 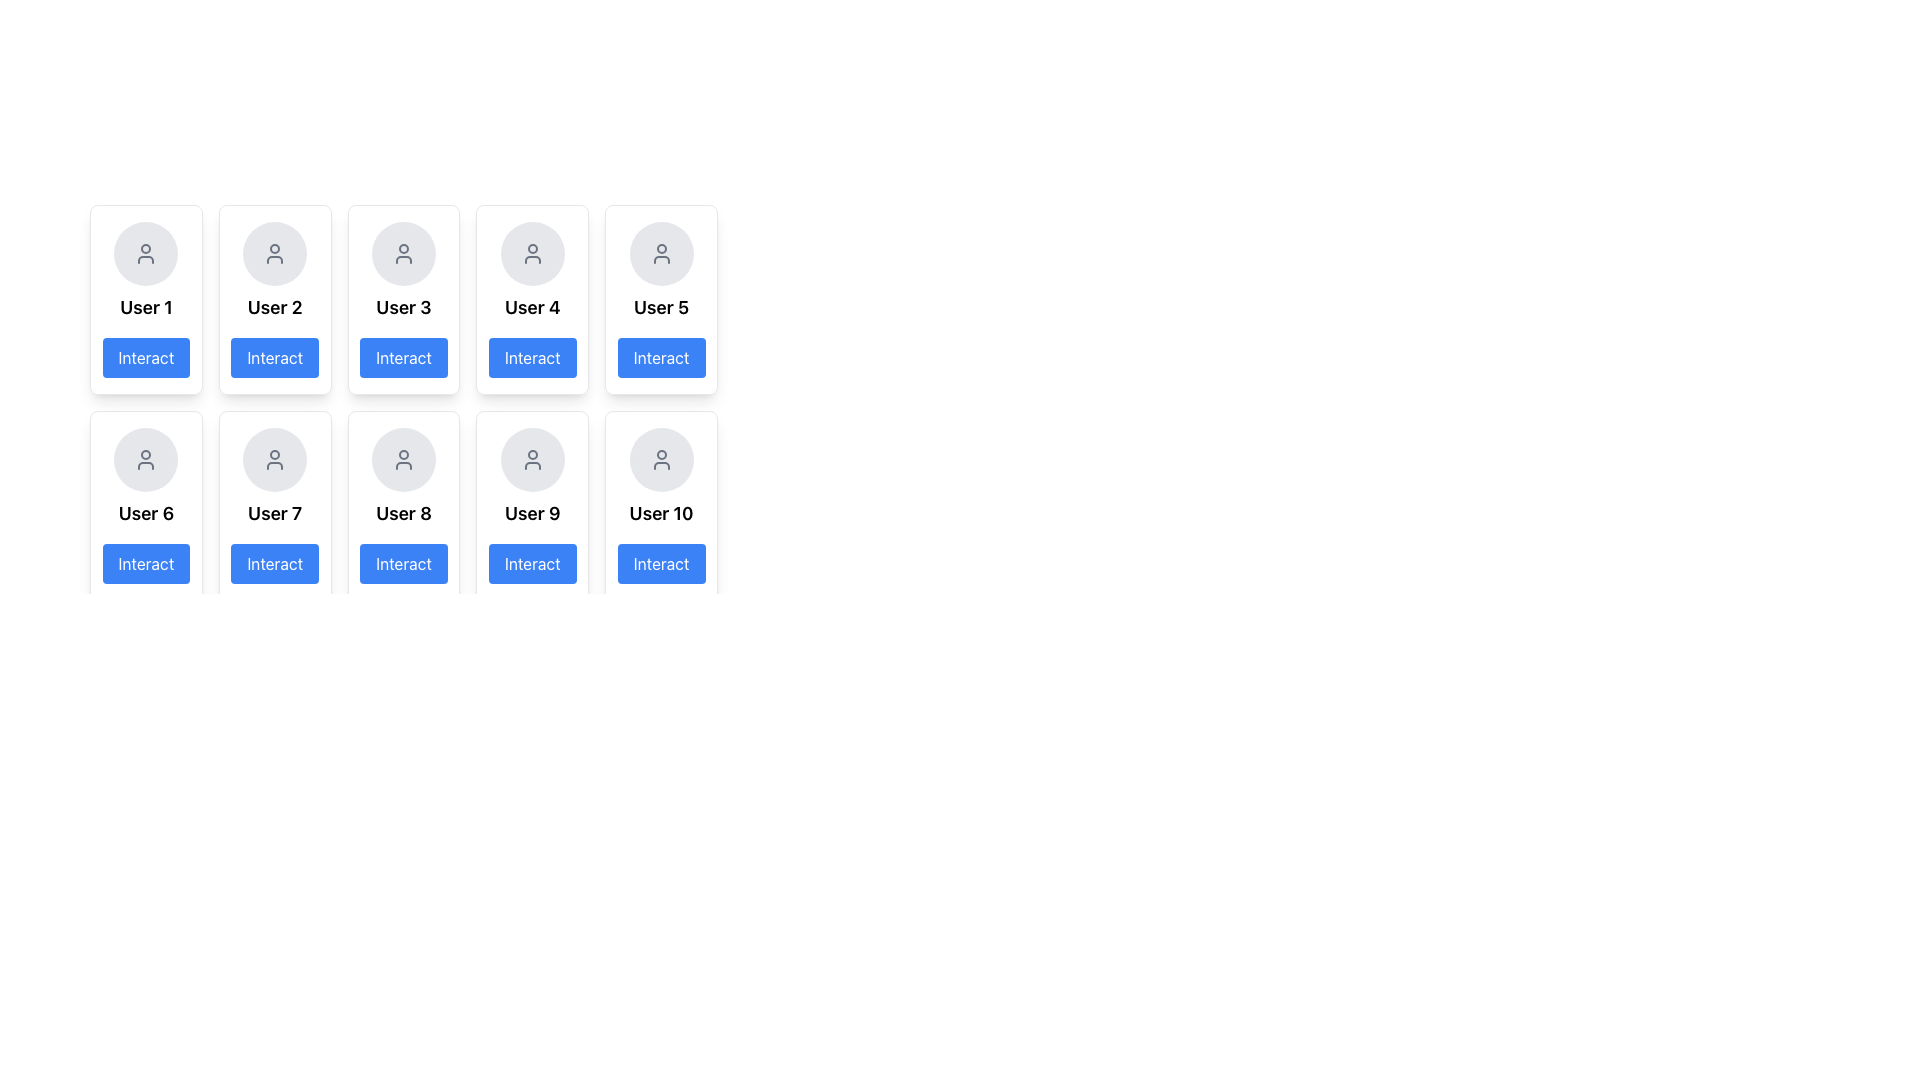 I want to click on text content of the label displaying 'User 10', which is styled in bold font and located below a user icon in a grid layout, so click(x=661, y=512).